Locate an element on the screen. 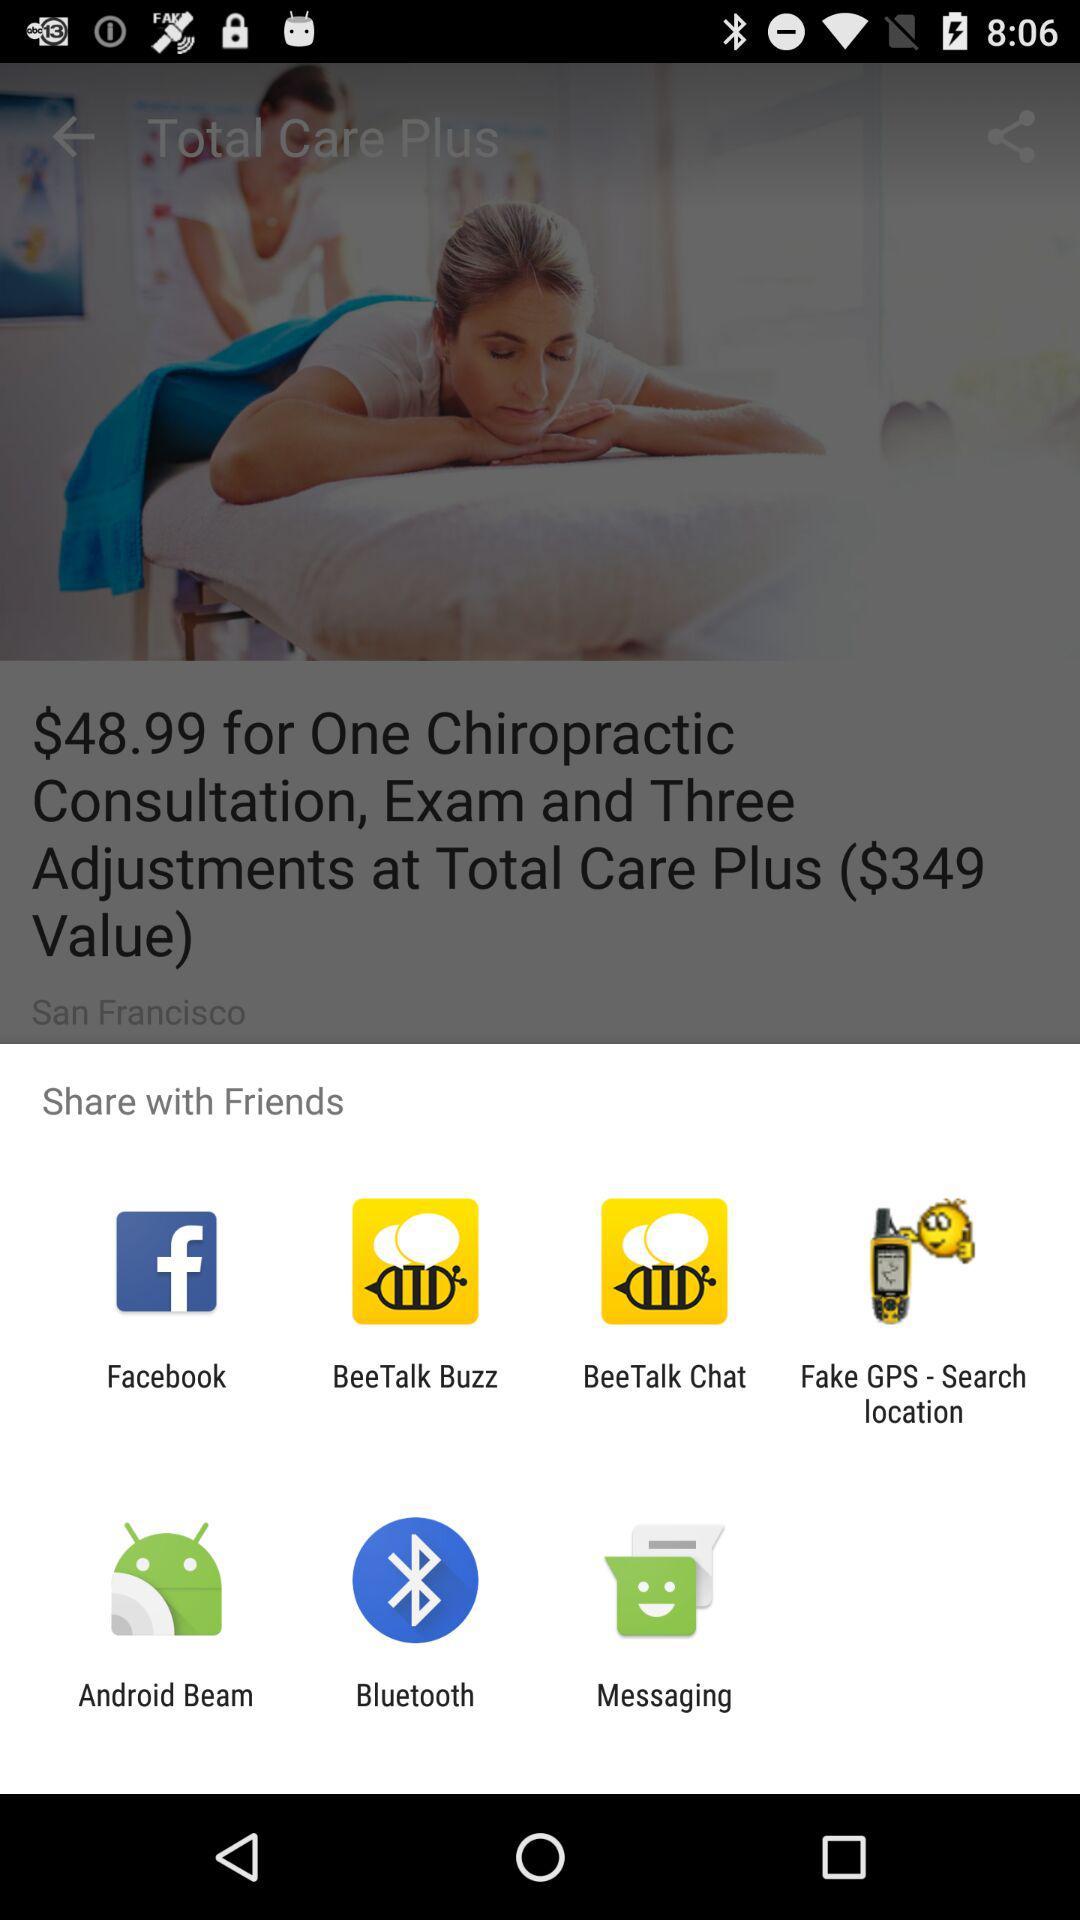  icon to the right of facebook icon is located at coordinates (414, 1392).